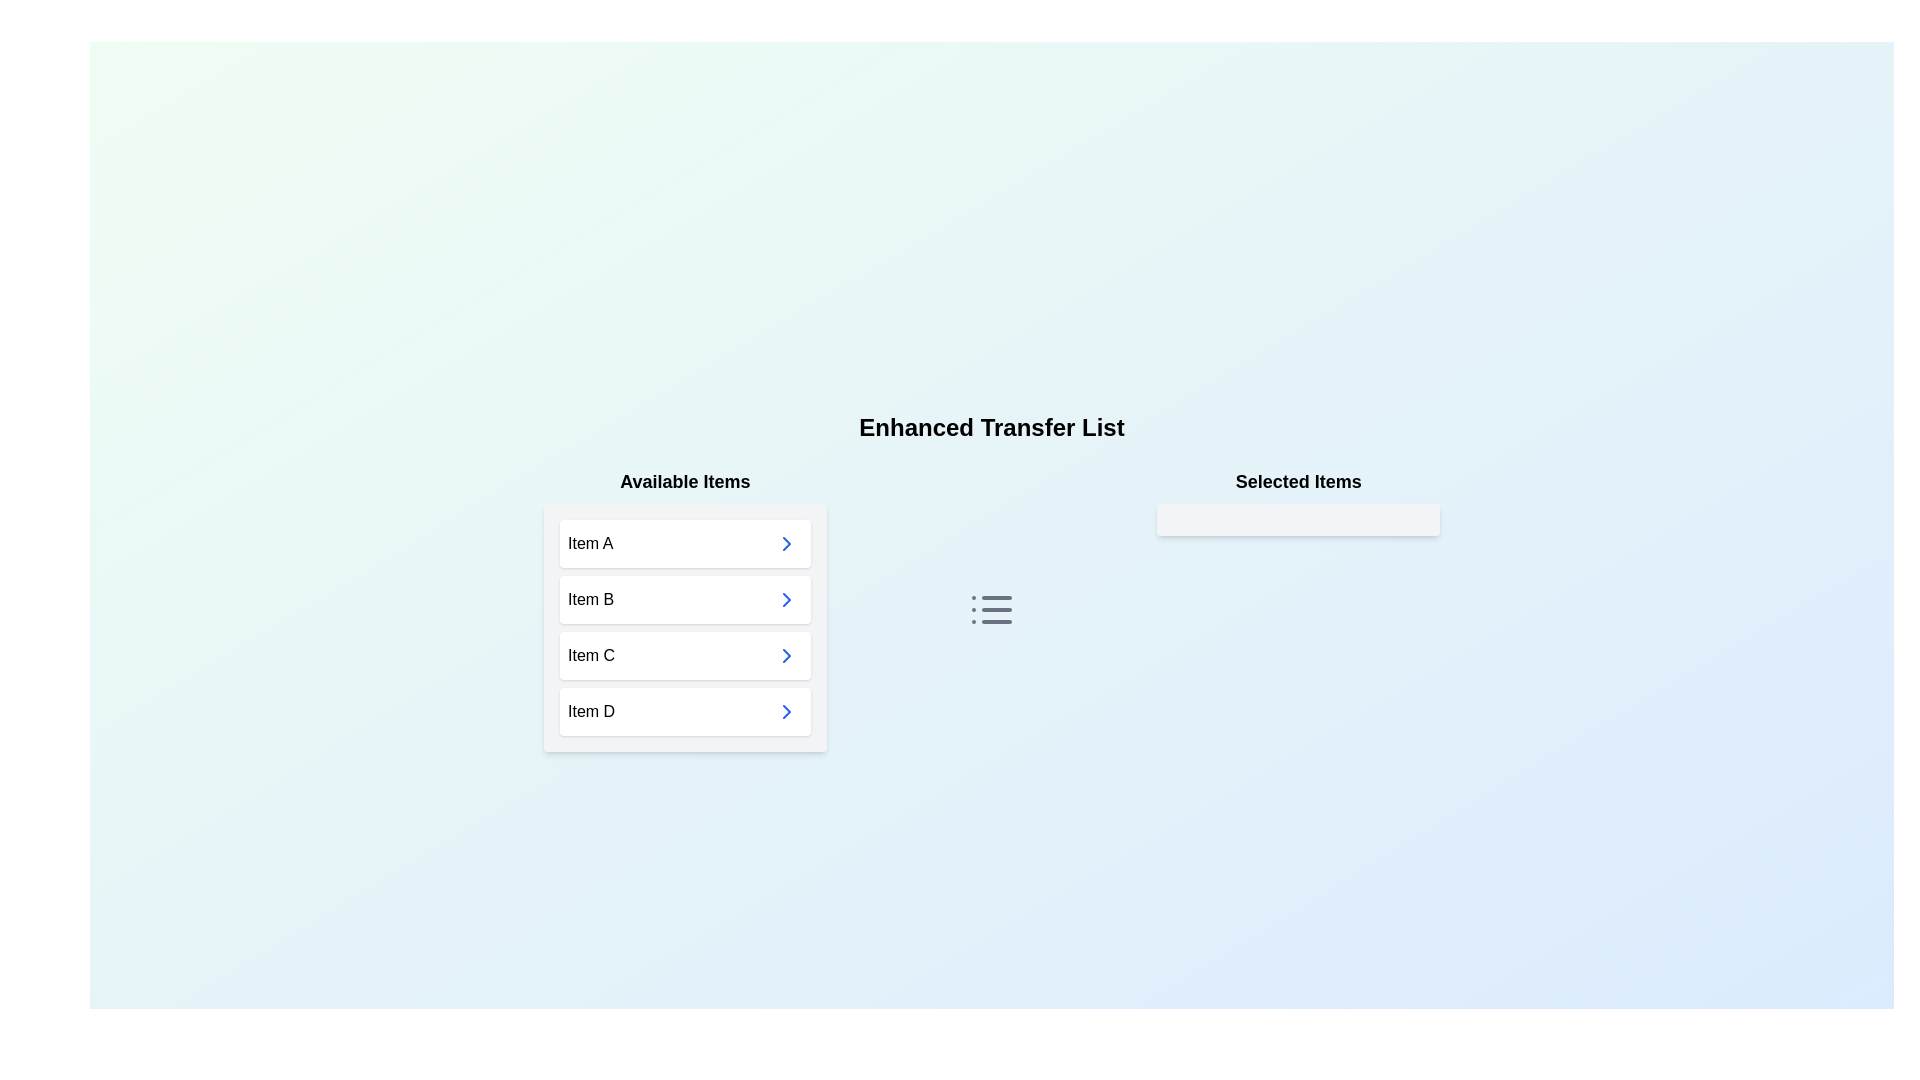 Image resolution: width=1920 pixels, height=1080 pixels. I want to click on the central icon in the component, so click(992, 608).